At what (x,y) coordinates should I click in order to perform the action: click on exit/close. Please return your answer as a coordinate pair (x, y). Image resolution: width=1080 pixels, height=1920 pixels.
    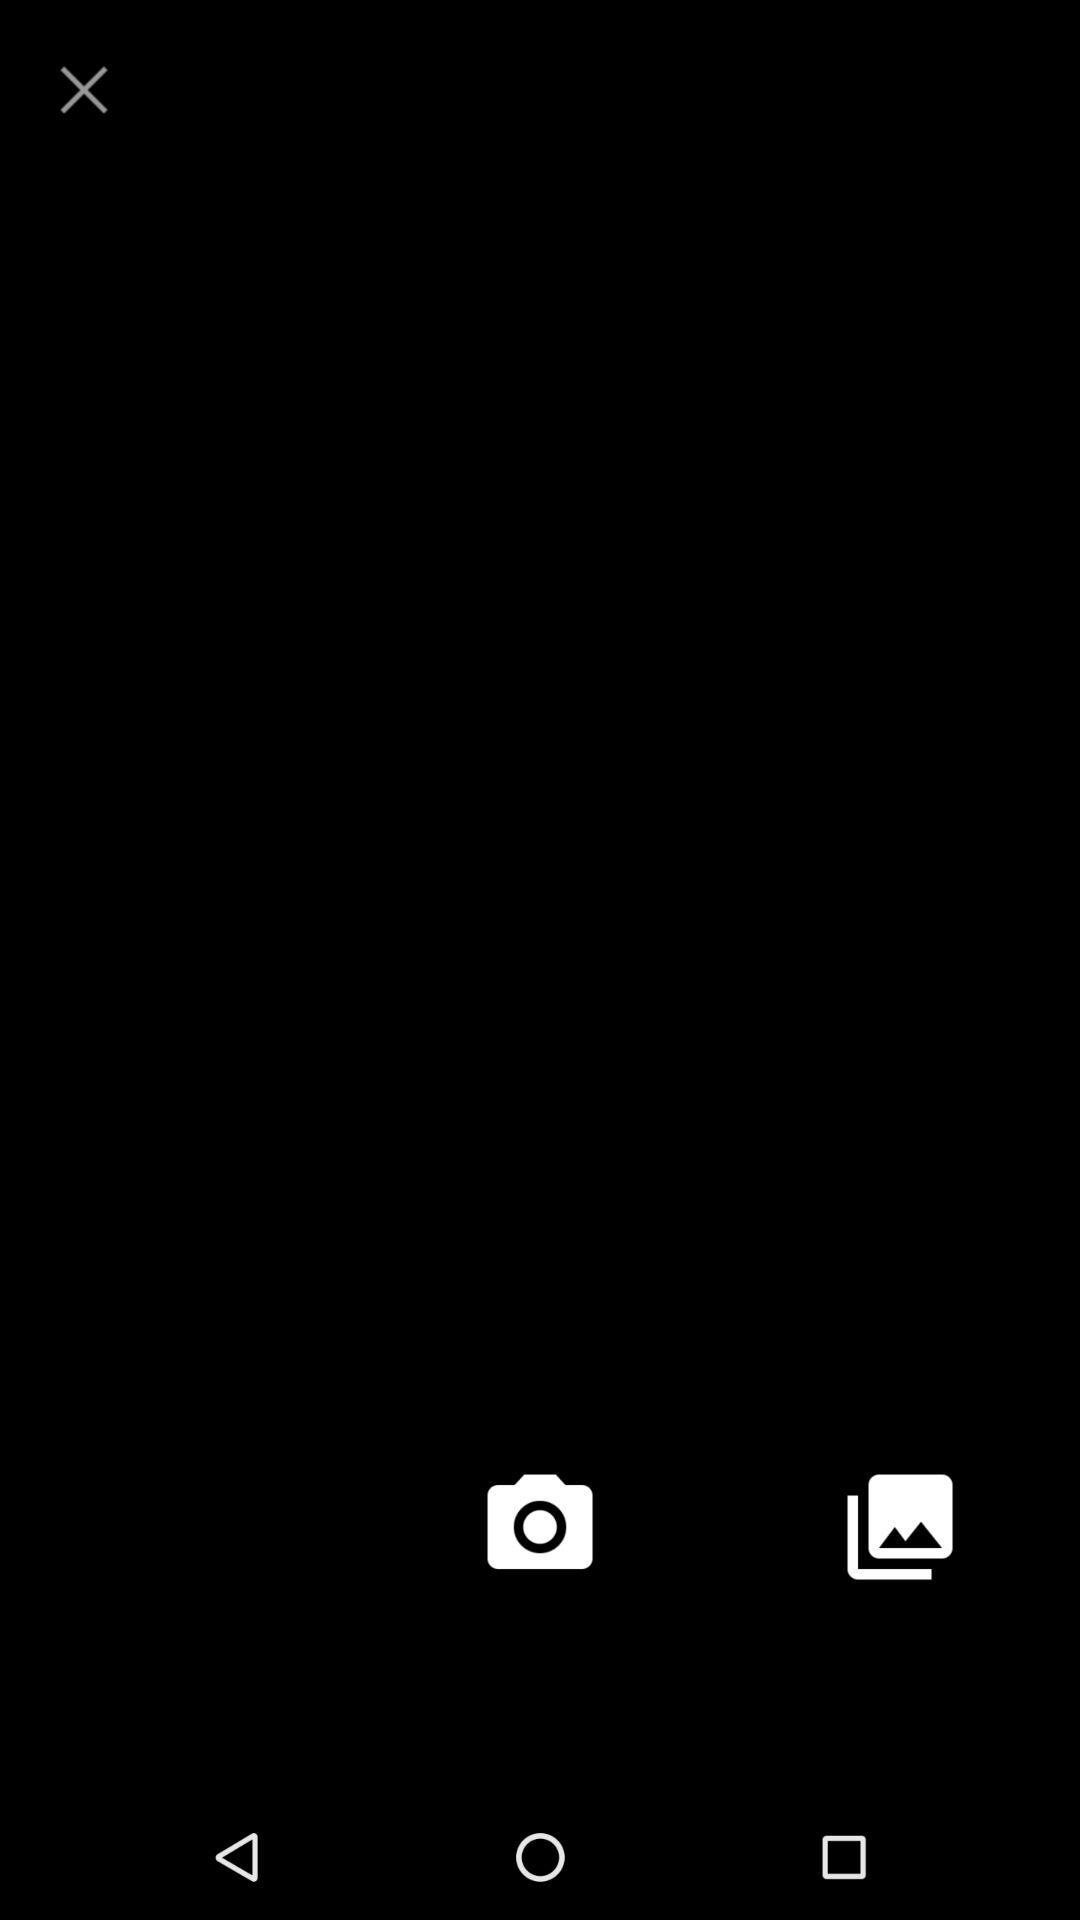
    Looking at the image, I should click on (83, 89).